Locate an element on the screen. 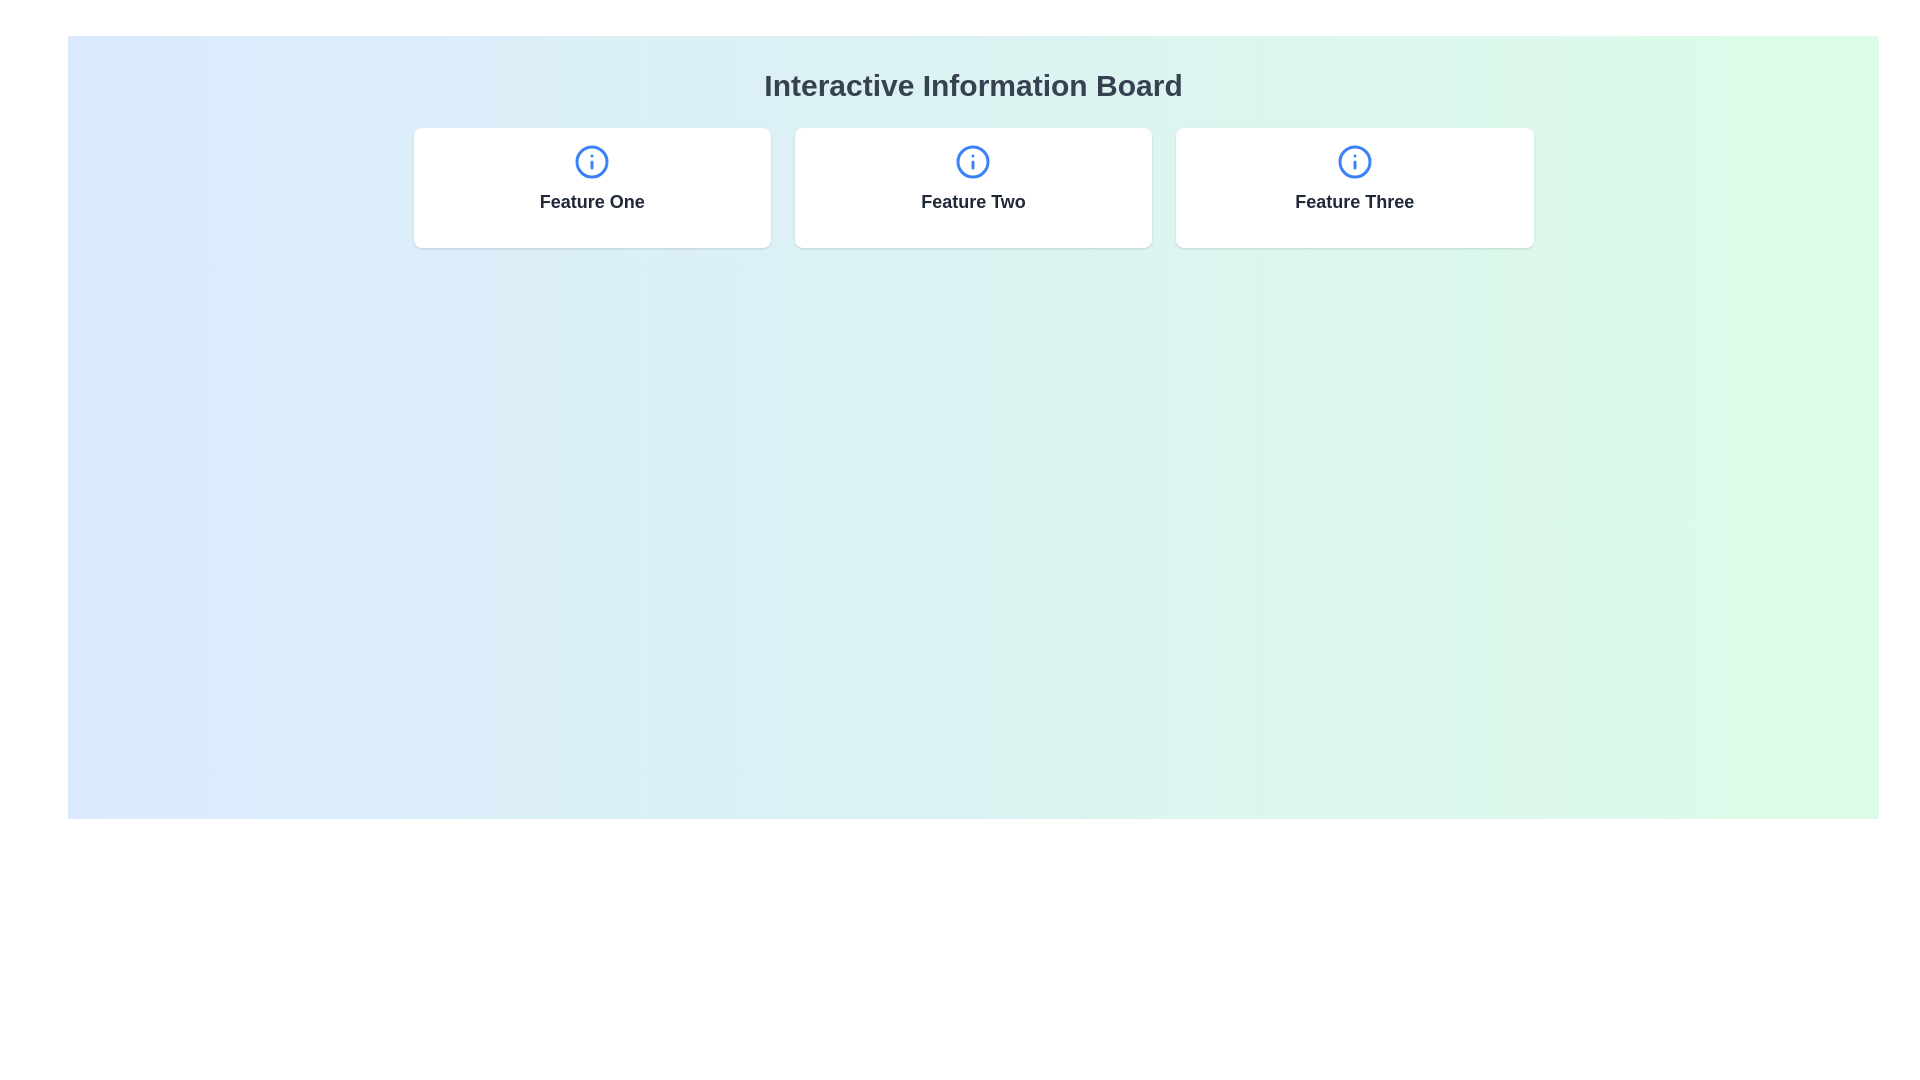 The height and width of the screenshot is (1080, 1920). text element labeled 'Feature Two' which is styled in bold dark gray and located below the information icon in the middle card of a three-card layout is located at coordinates (973, 180).